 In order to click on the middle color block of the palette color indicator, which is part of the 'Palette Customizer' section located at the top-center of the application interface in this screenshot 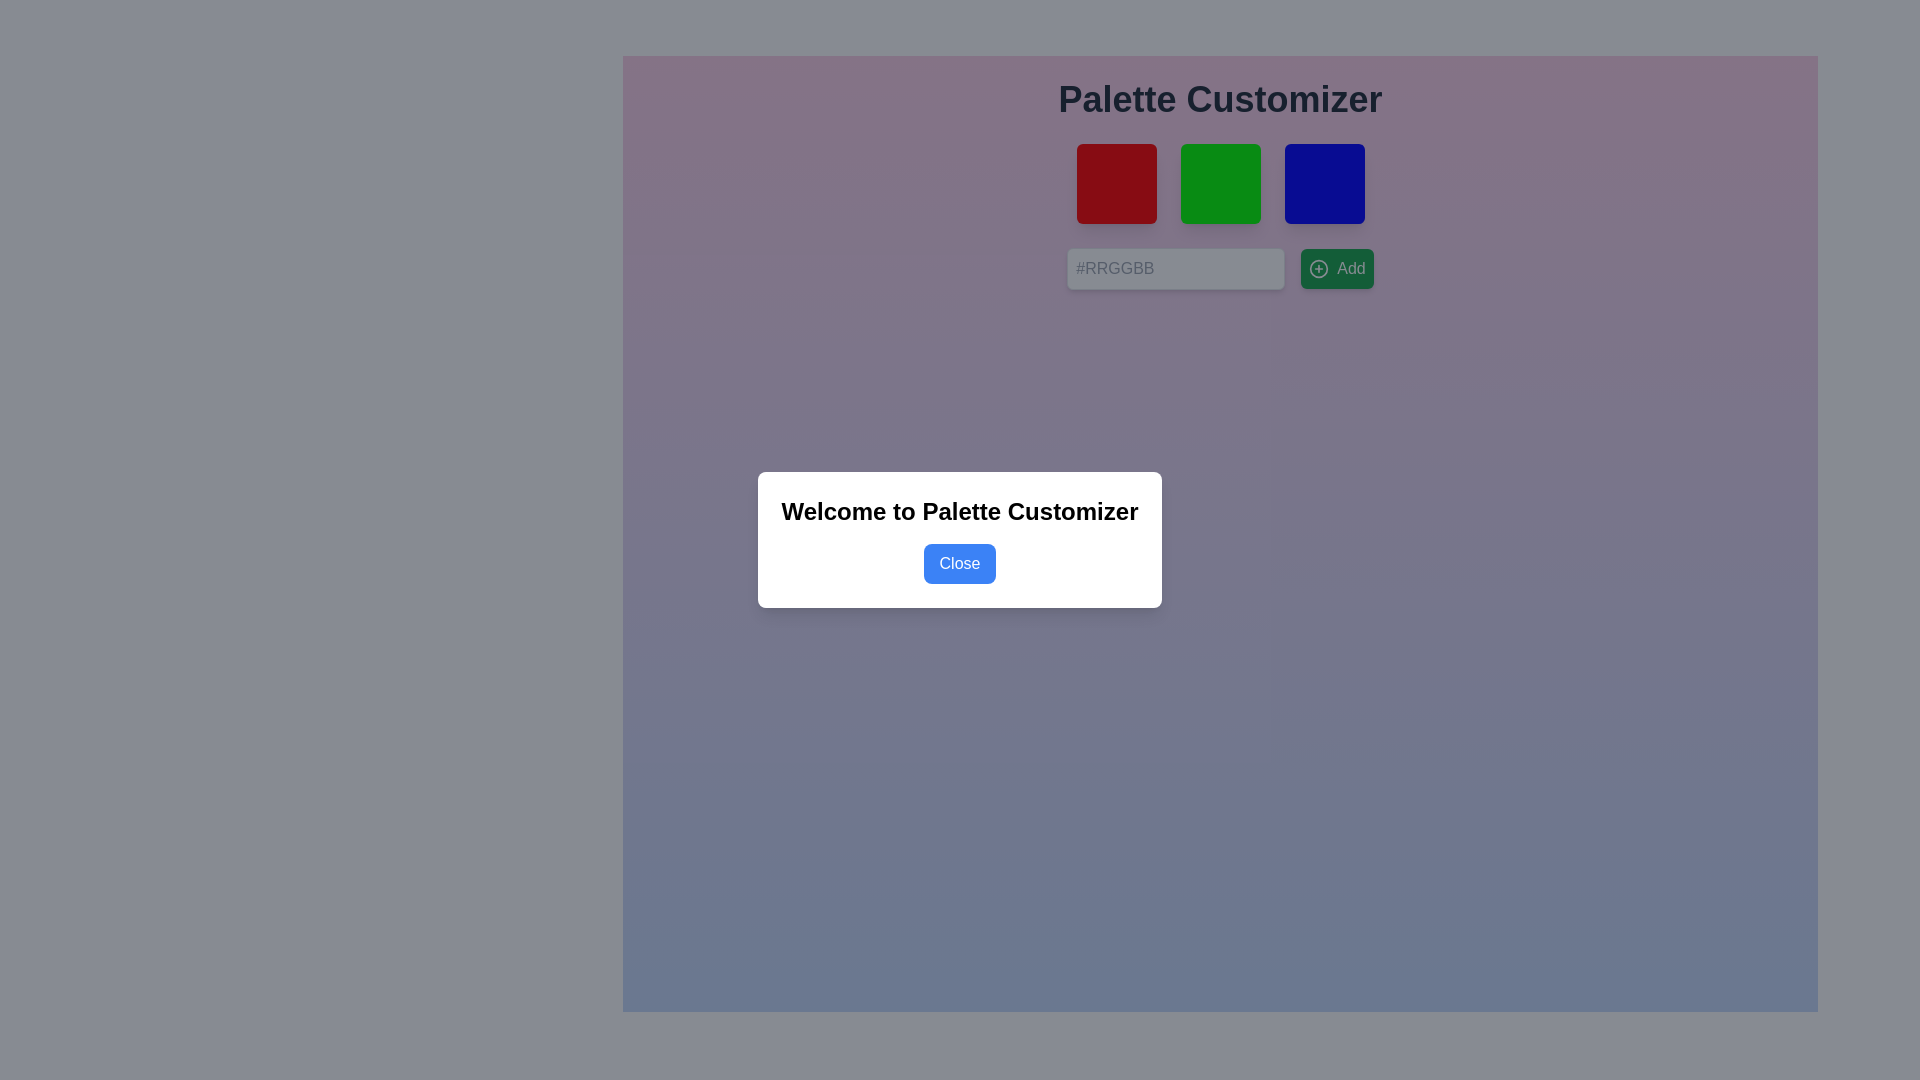, I will do `click(1219, 184)`.